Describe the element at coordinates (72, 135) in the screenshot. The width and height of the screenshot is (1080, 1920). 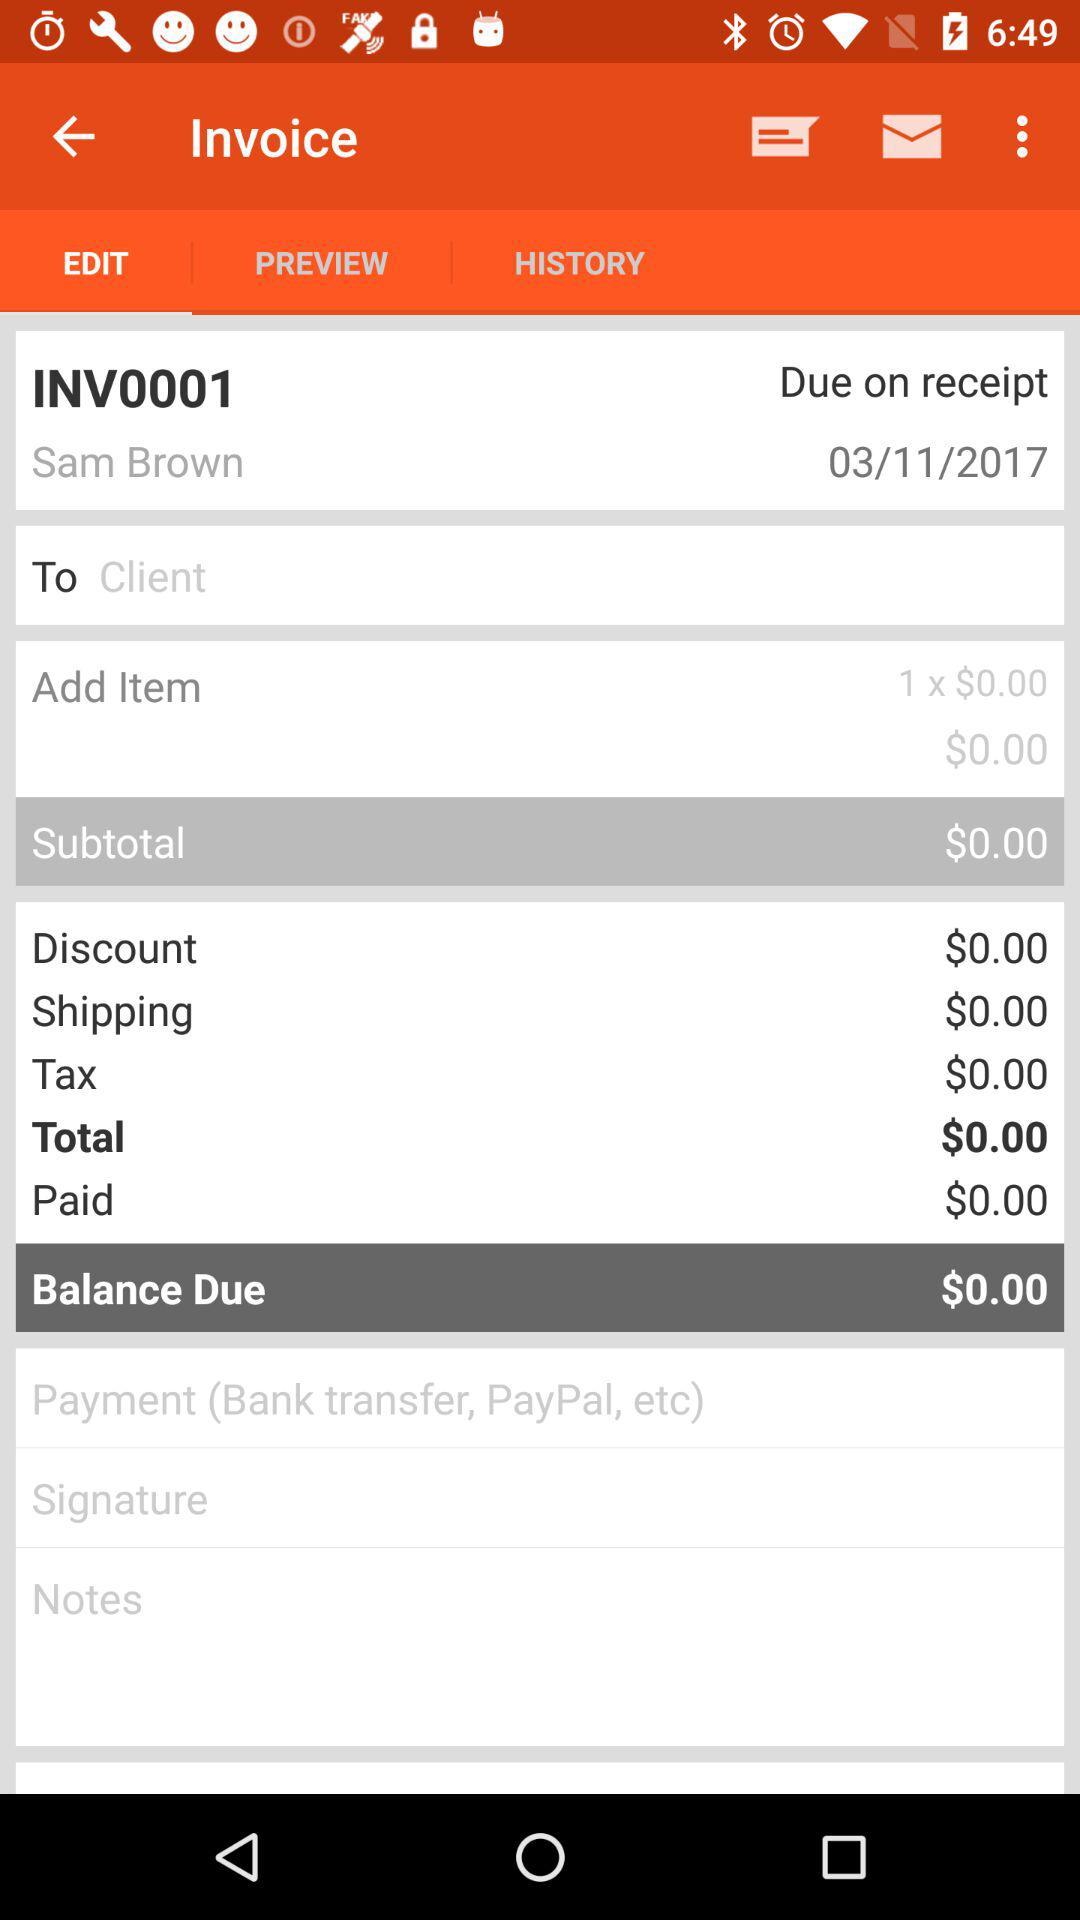
I see `item next to invoice icon` at that location.